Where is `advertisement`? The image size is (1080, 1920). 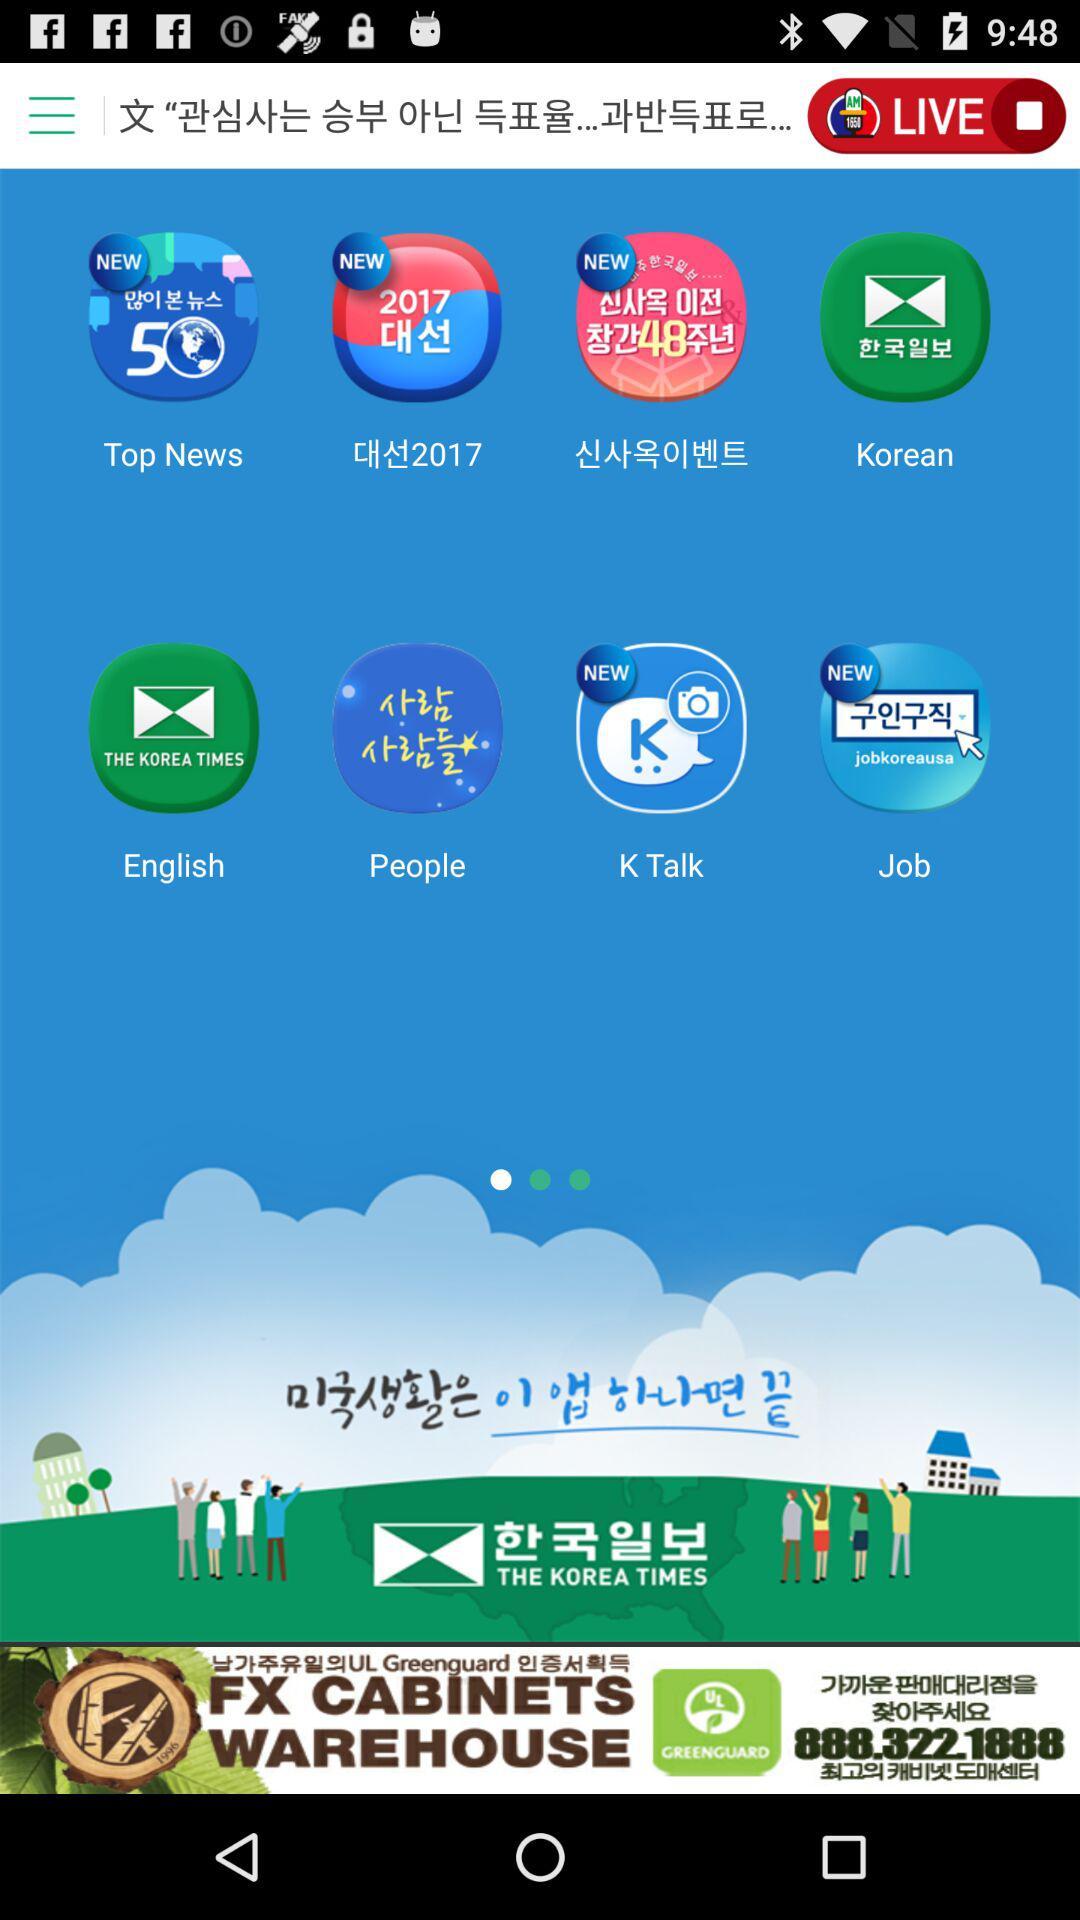
advertisement is located at coordinates (540, 1719).